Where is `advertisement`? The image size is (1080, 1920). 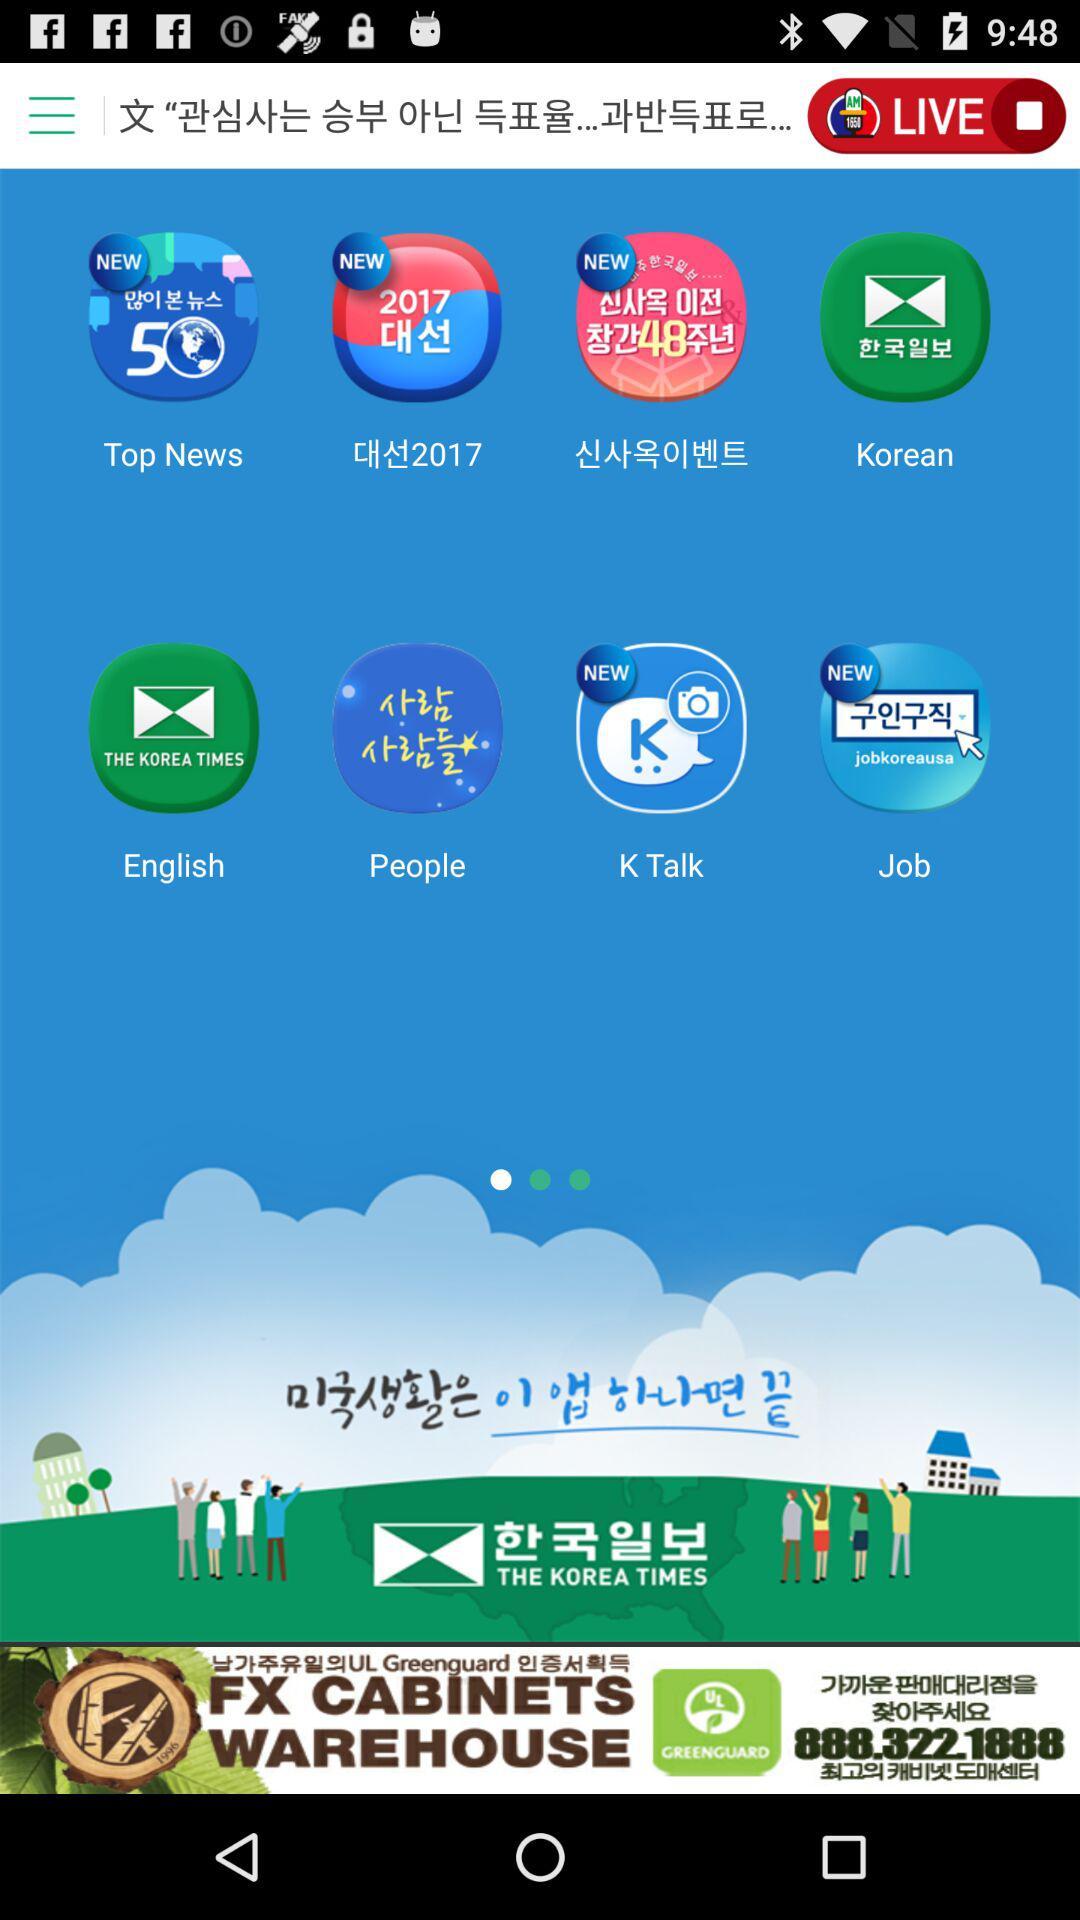
advertisement is located at coordinates (540, 1719).